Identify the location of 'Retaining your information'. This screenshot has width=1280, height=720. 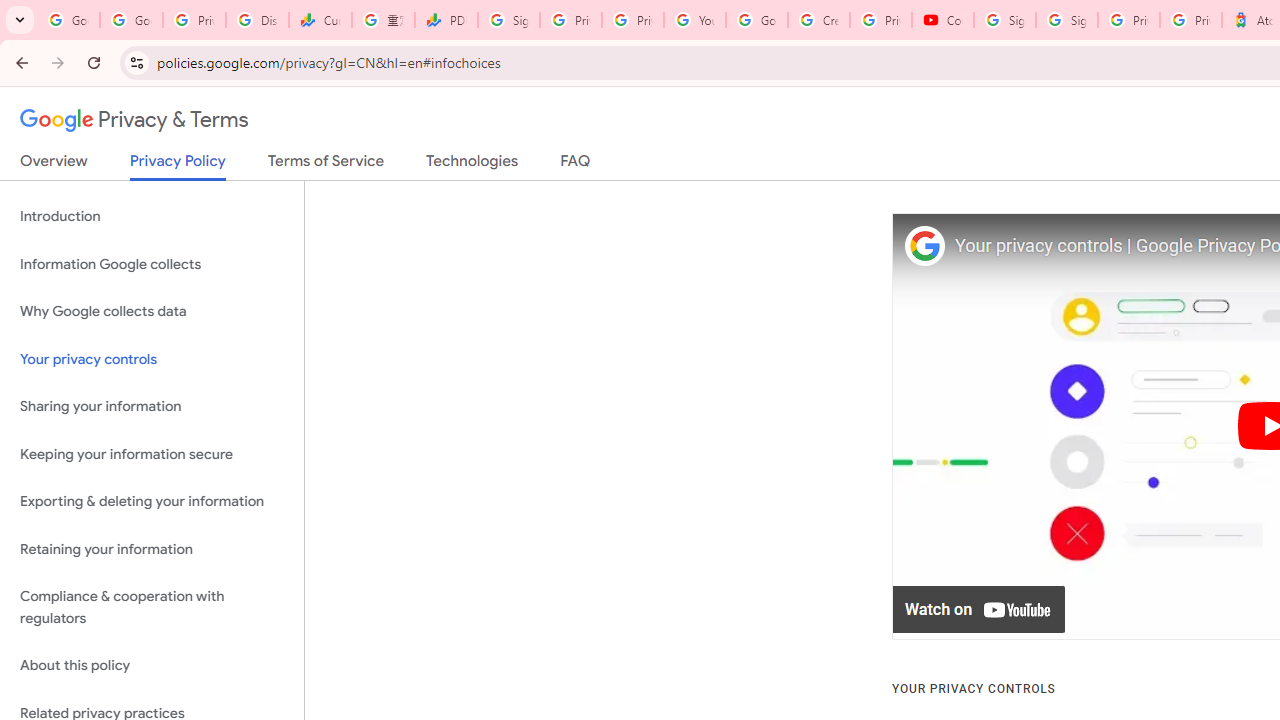
(151, 549).